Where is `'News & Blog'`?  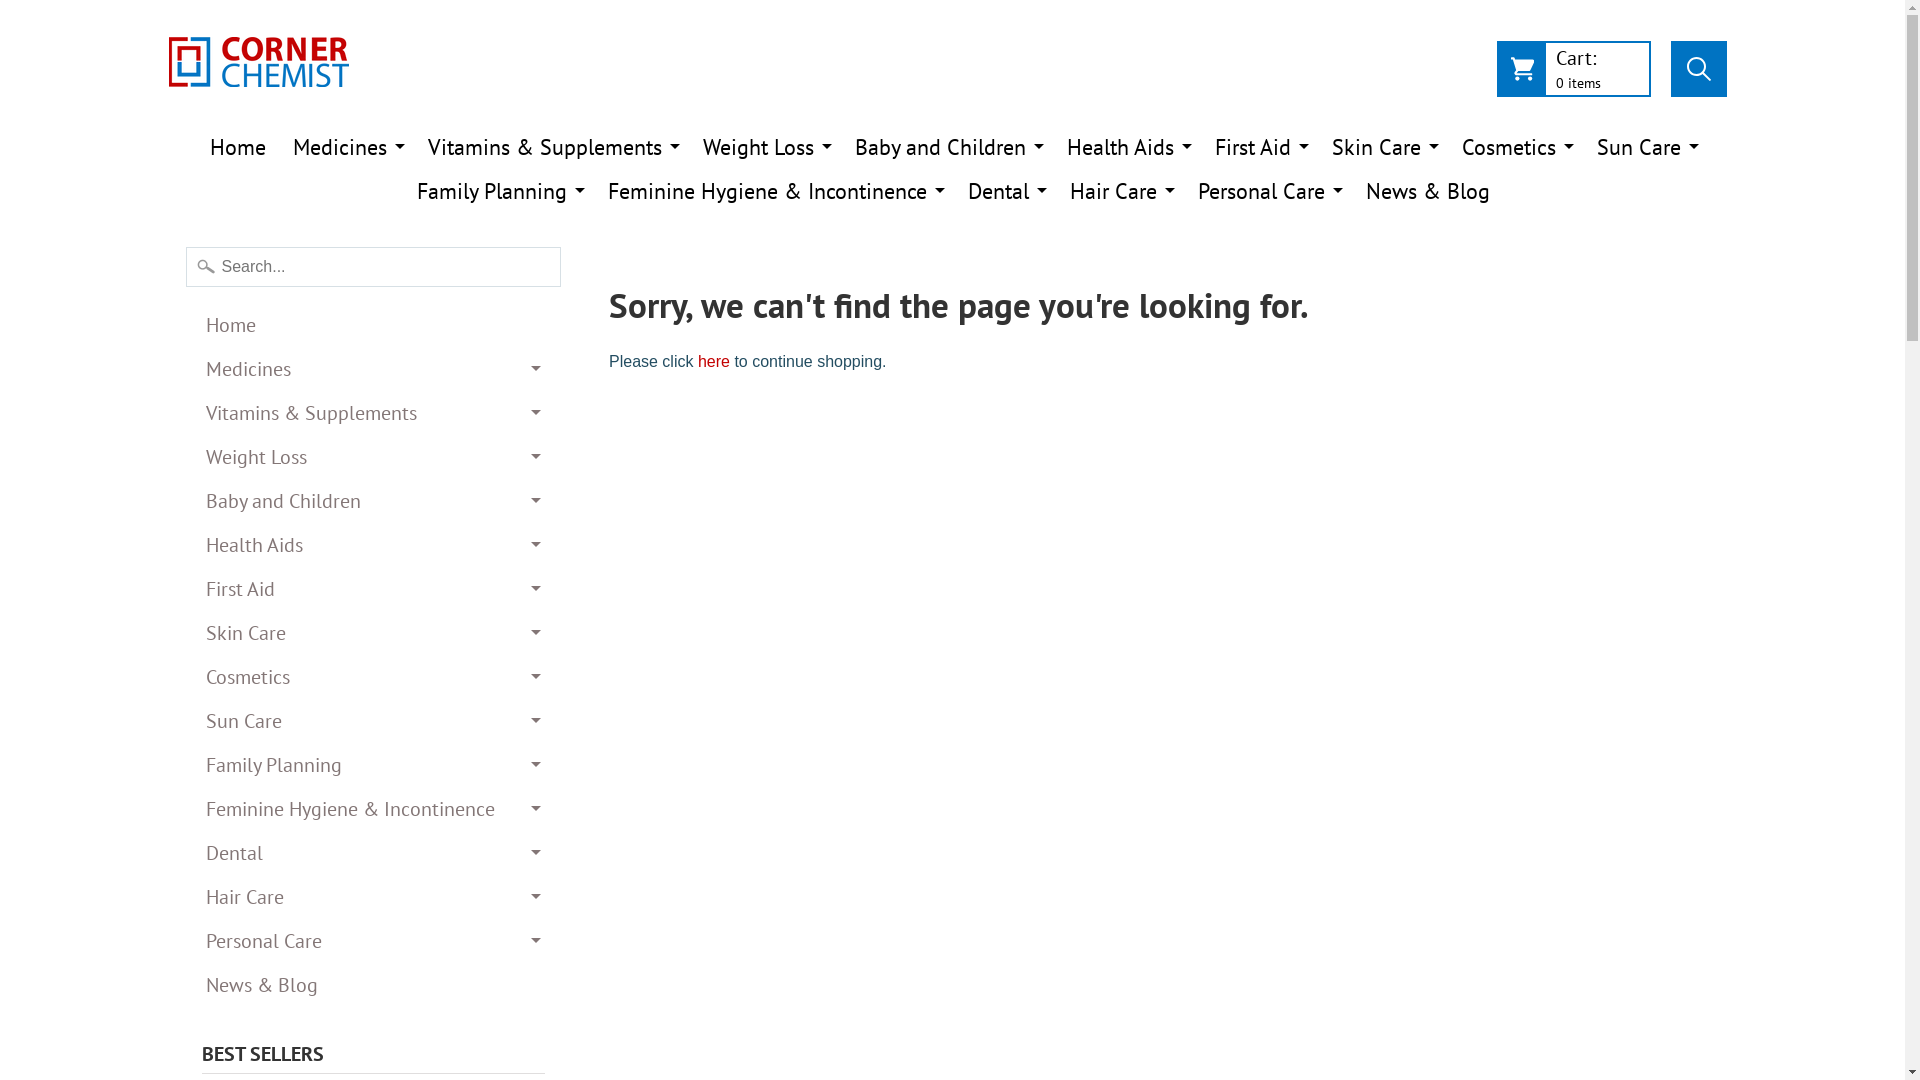
'News & Blog' is located at coordinates (1353, 191).